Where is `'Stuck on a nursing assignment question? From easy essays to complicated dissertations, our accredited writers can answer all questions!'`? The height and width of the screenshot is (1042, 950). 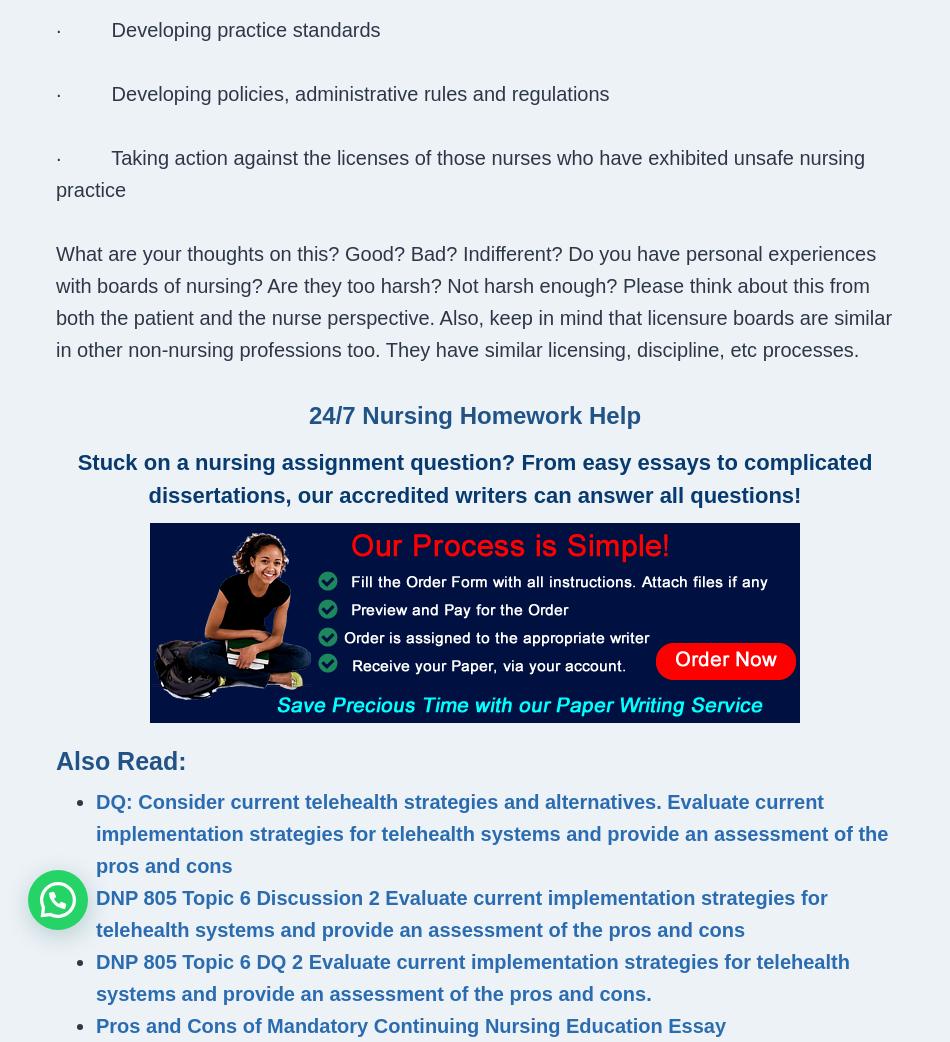 'Stuck on a nursing assignment question? From easy essays to complicated dissertations, our accredited writers can answer all questions!' is located at coordinates (473, 479).